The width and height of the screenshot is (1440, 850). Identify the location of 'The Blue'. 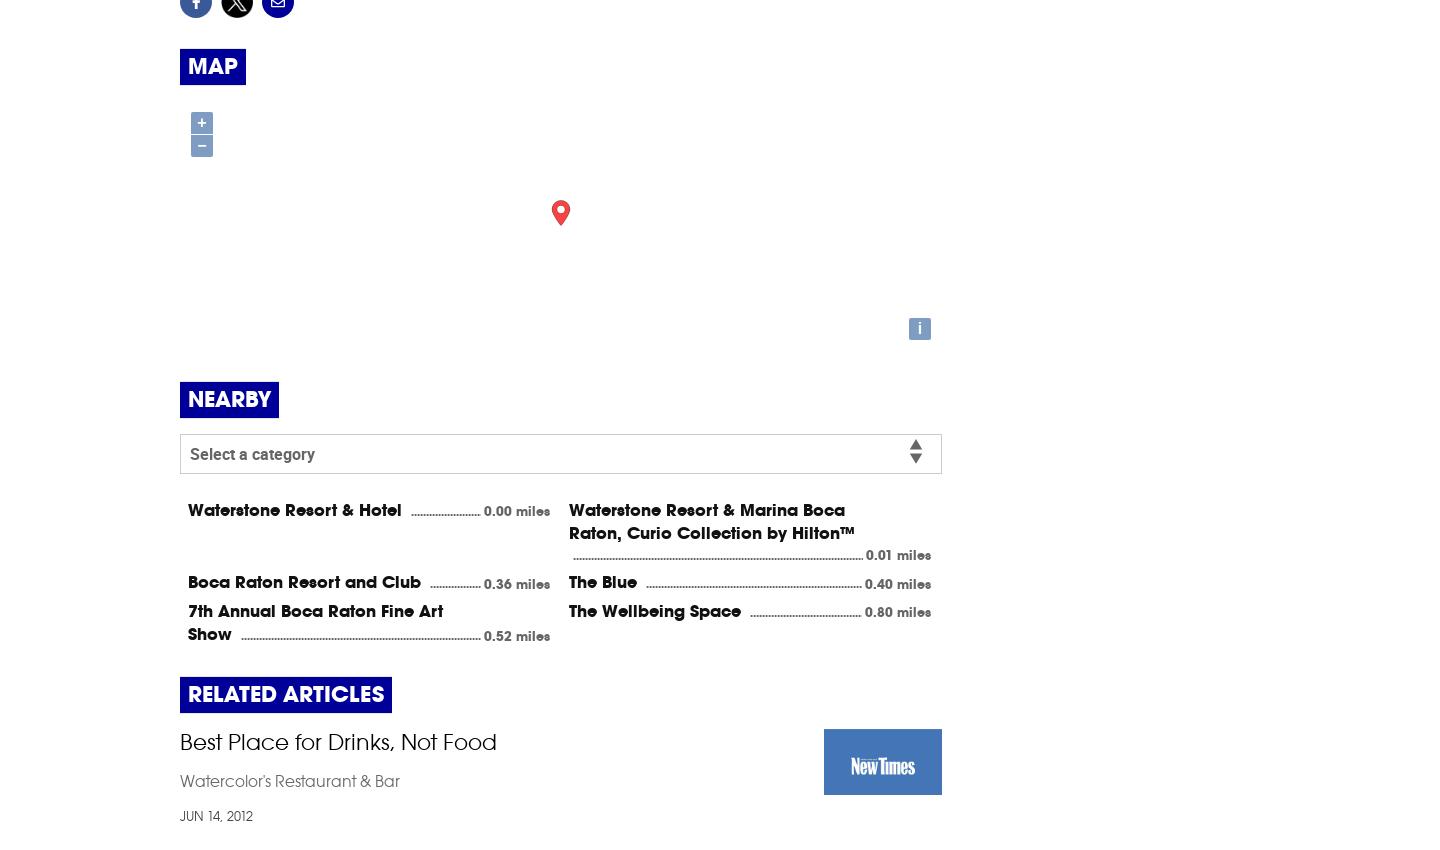
(604, 581).